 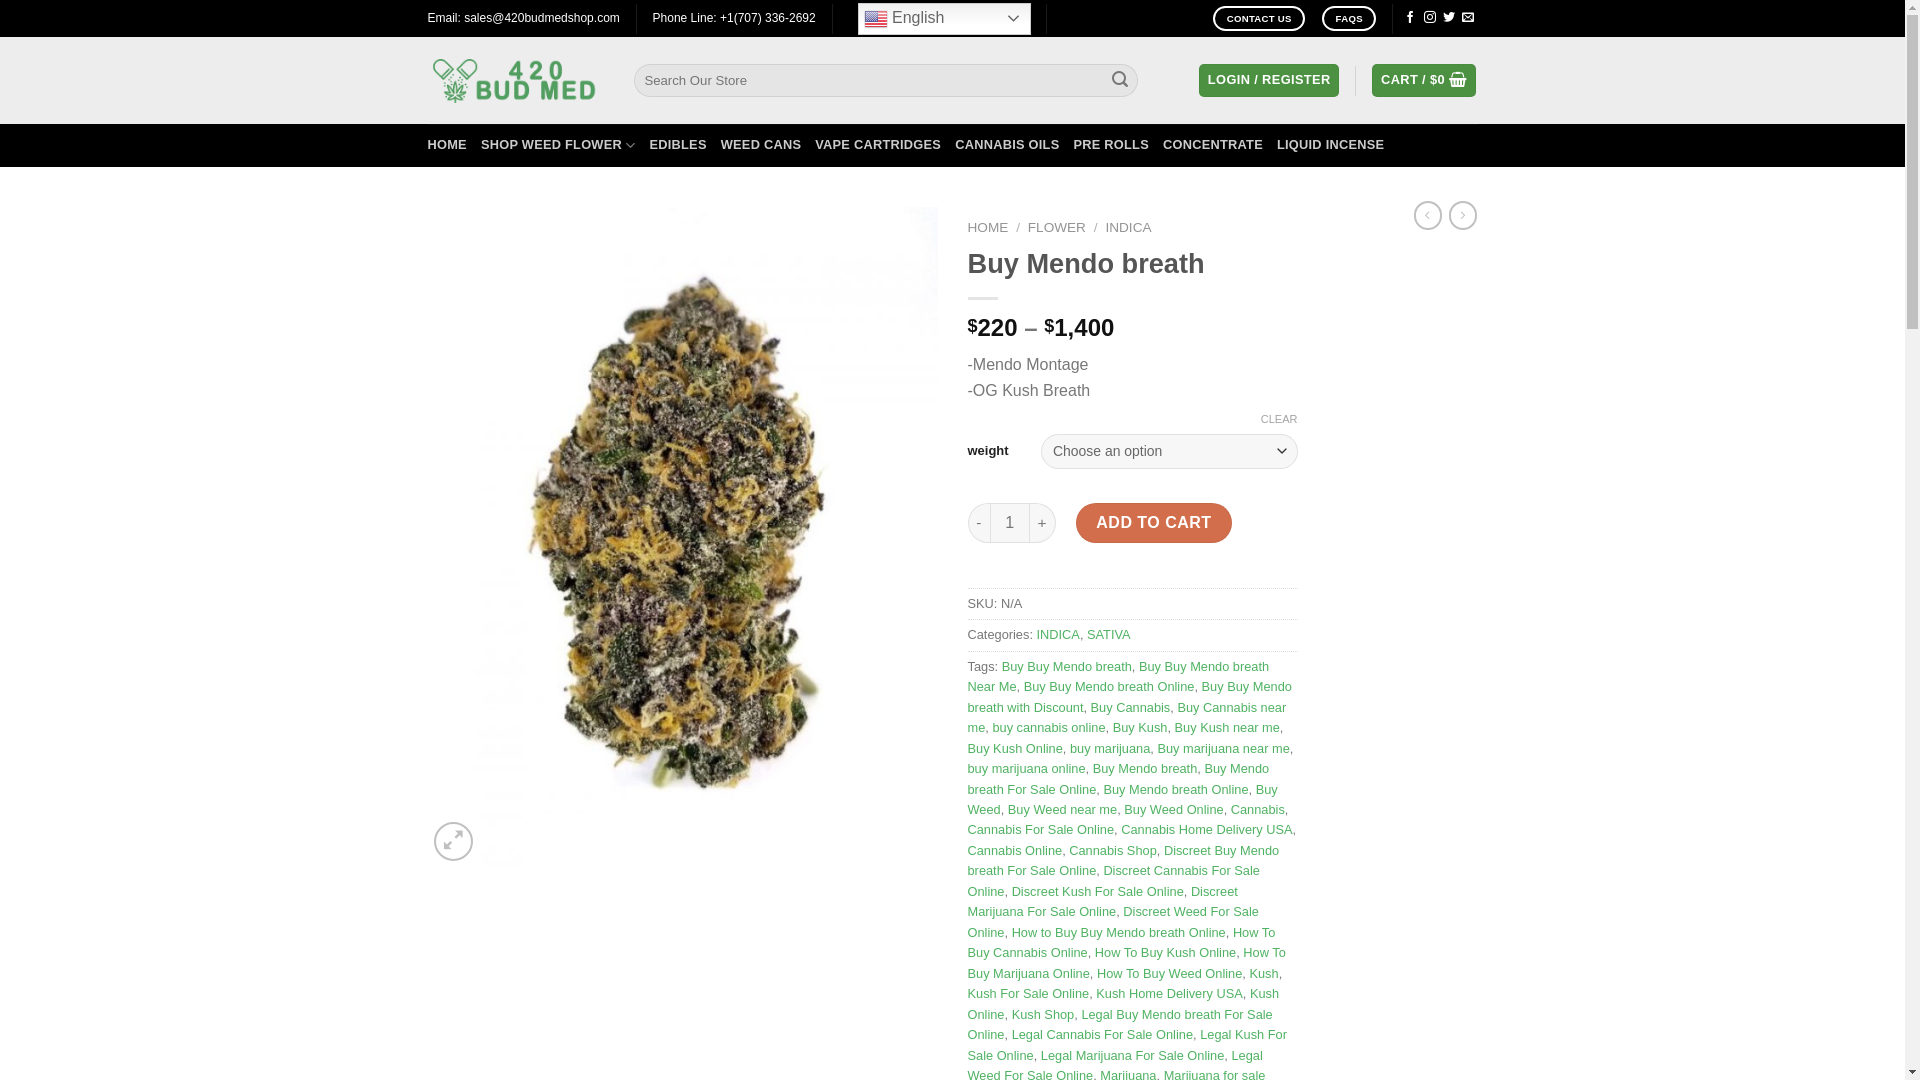 I want to click on 'Buy marijuana near me', so click(x=1222, y=748).